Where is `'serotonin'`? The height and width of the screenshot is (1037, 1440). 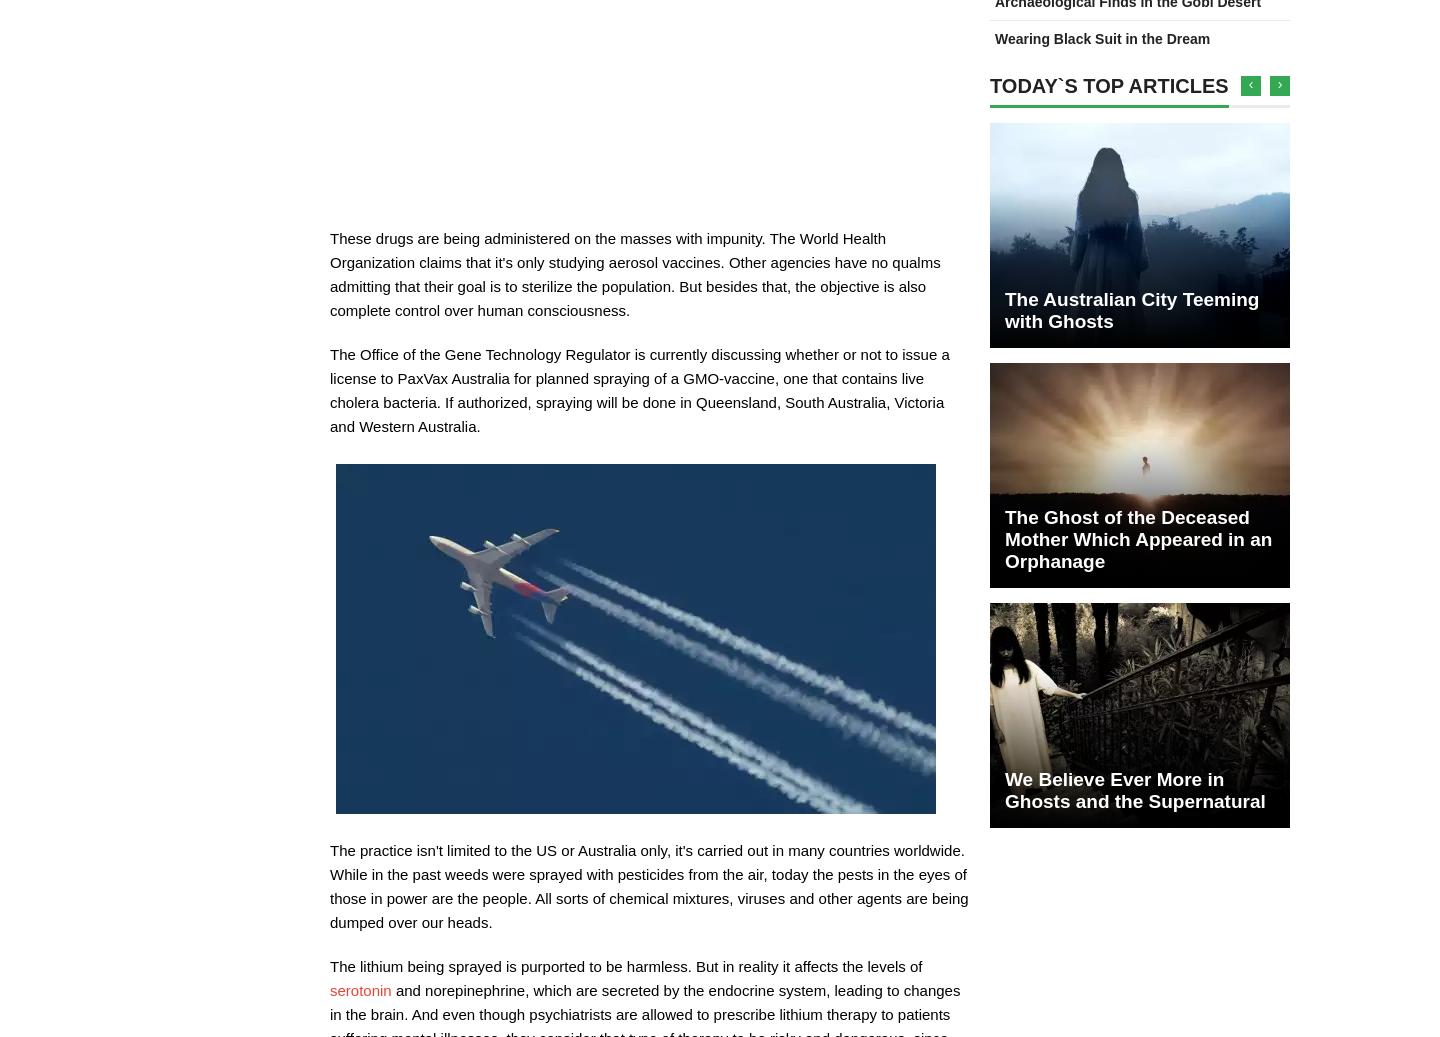 'serotonin' is located at coordinates (330, 990).